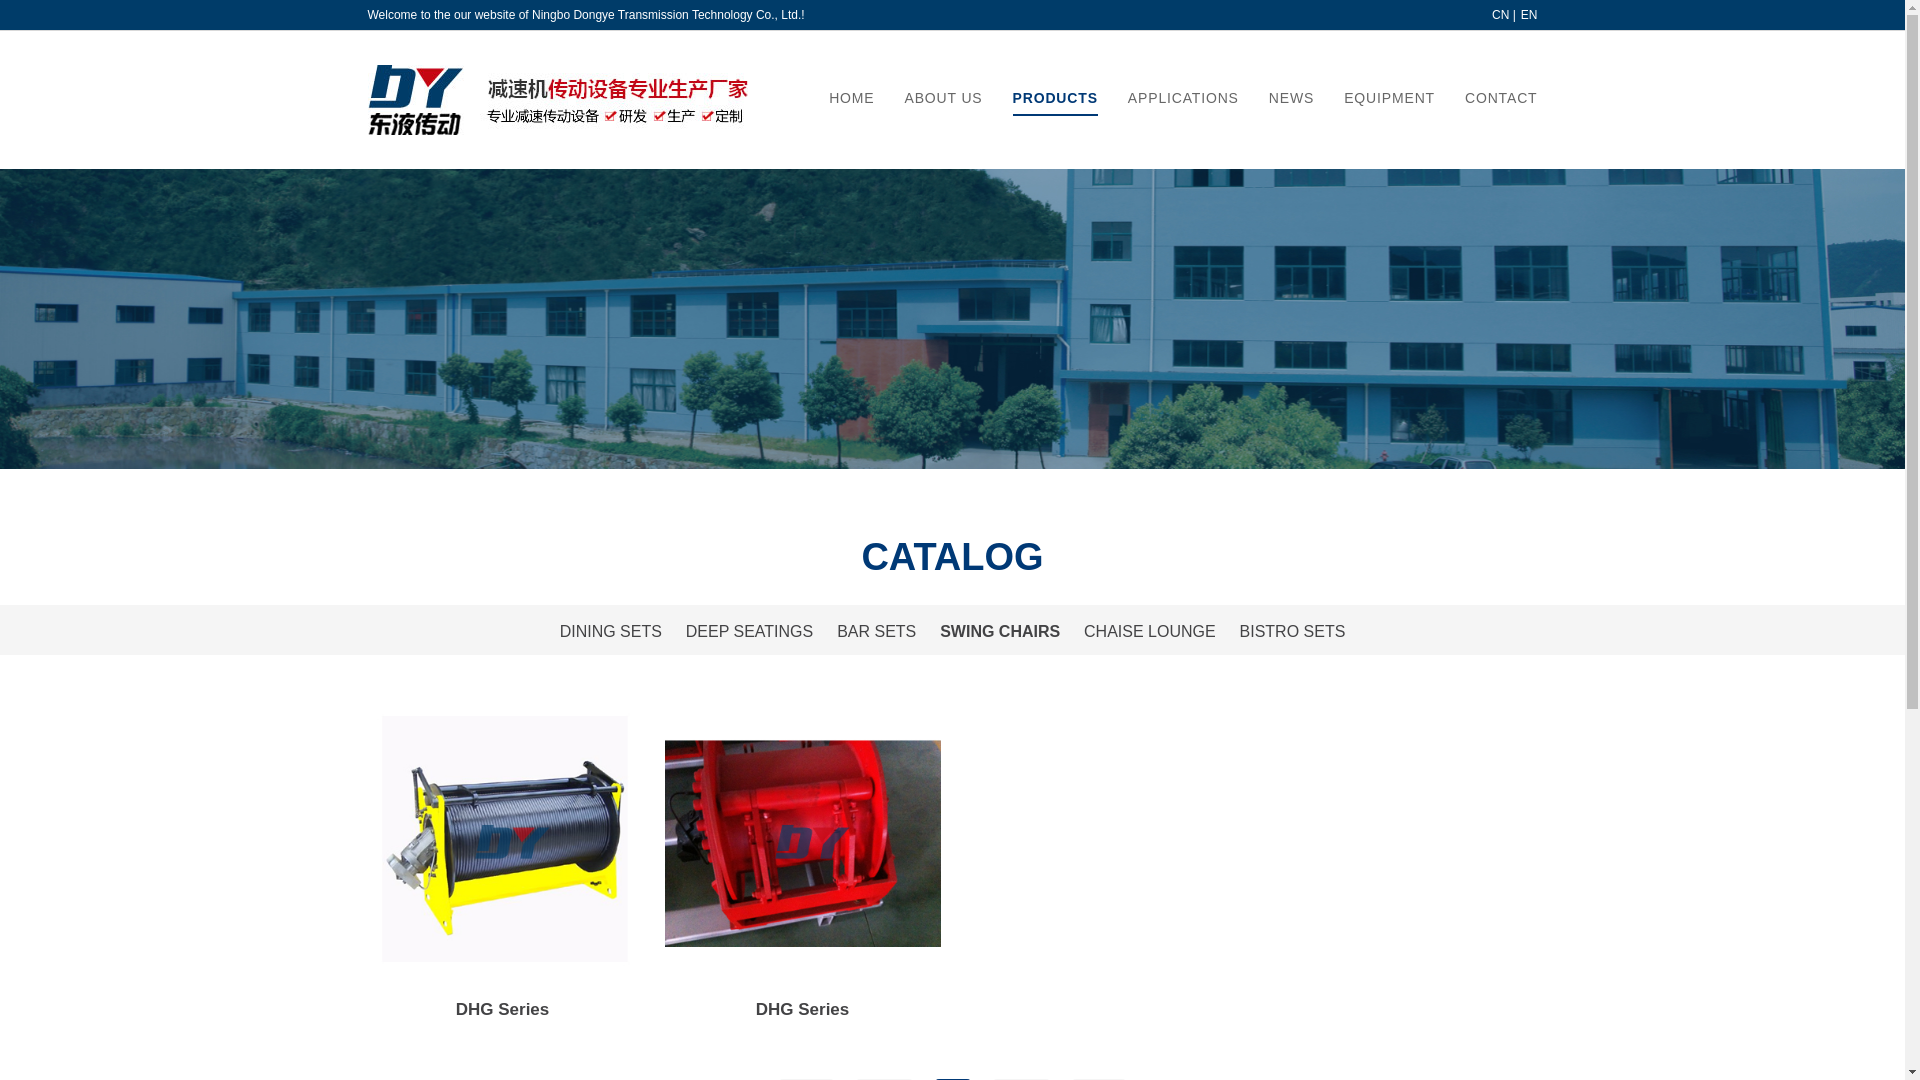 This screenshot has width=1920, height=1080. What do you see at coordinates (1183, 97) in the screenshot?
I see `'APPLICATIONS'` at bounding box center [1183, 97].